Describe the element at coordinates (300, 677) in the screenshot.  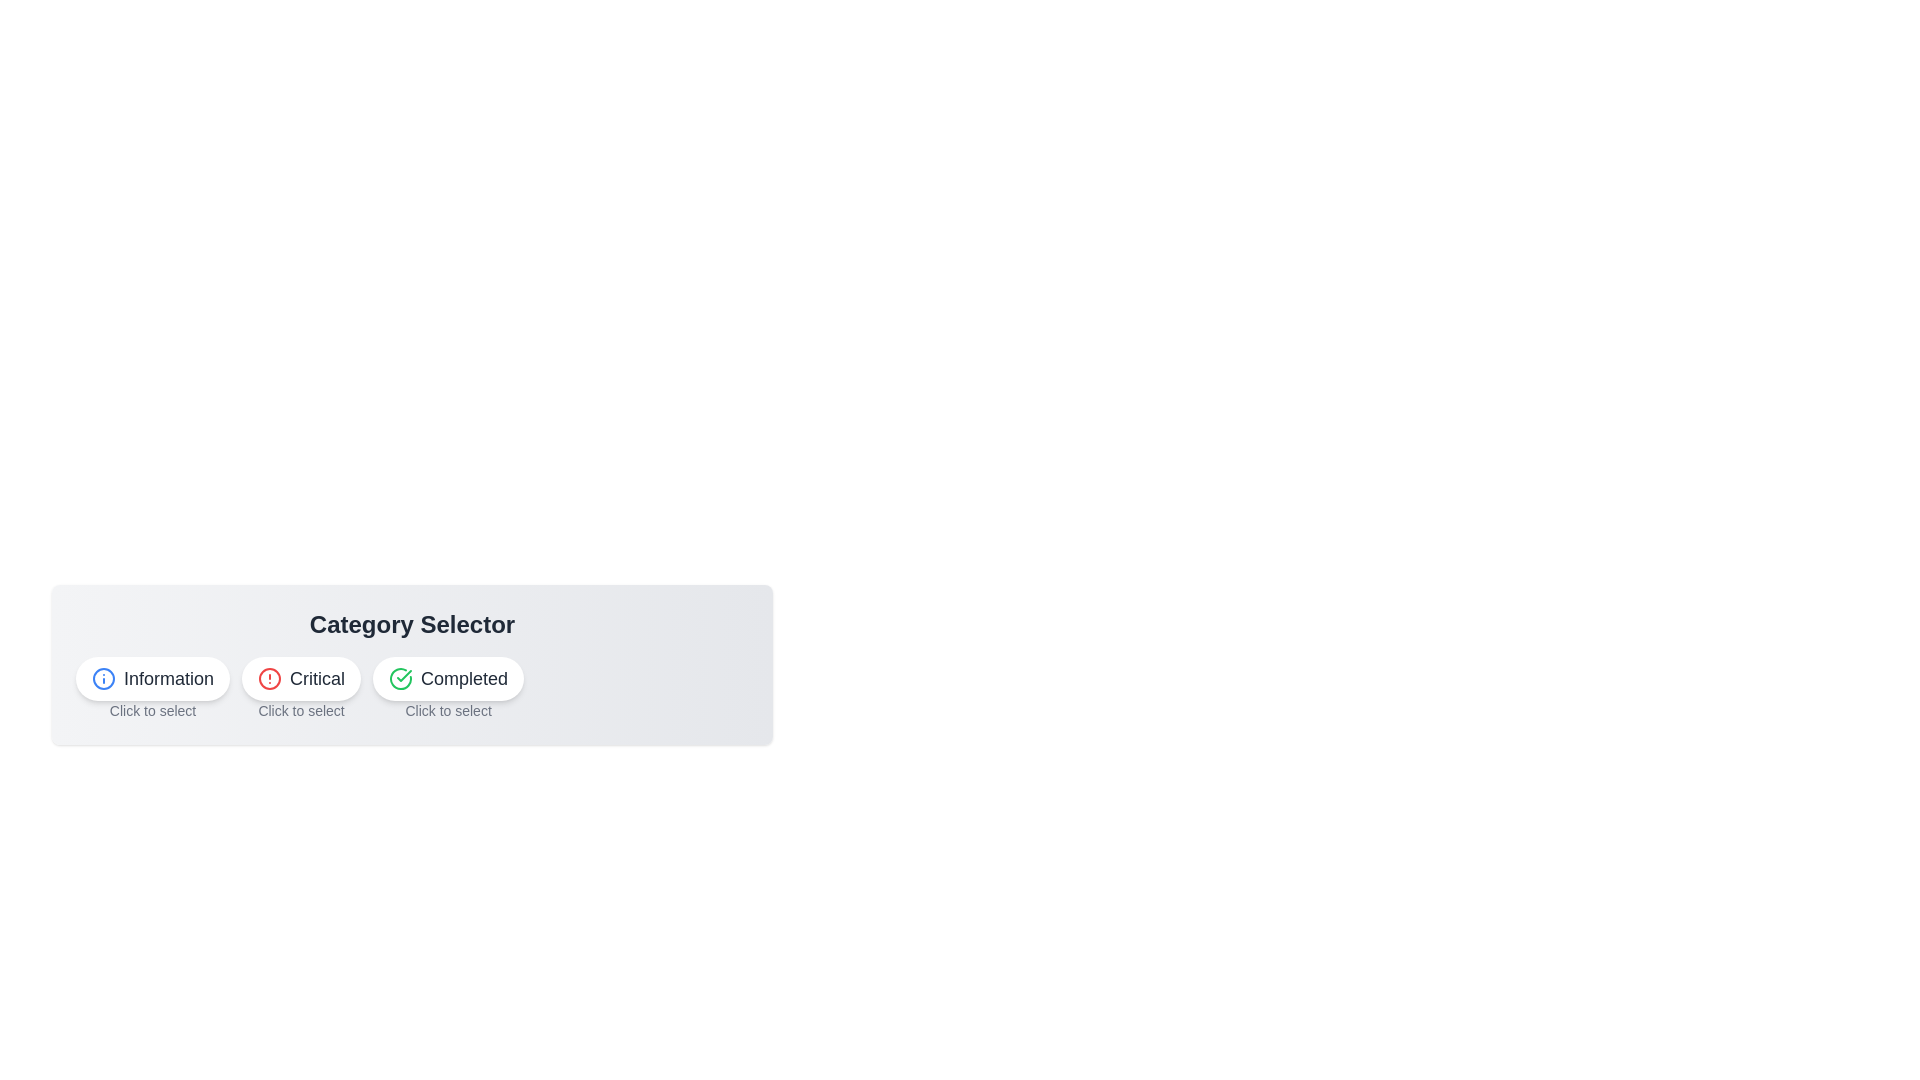
I see `the Critical button` at that location.